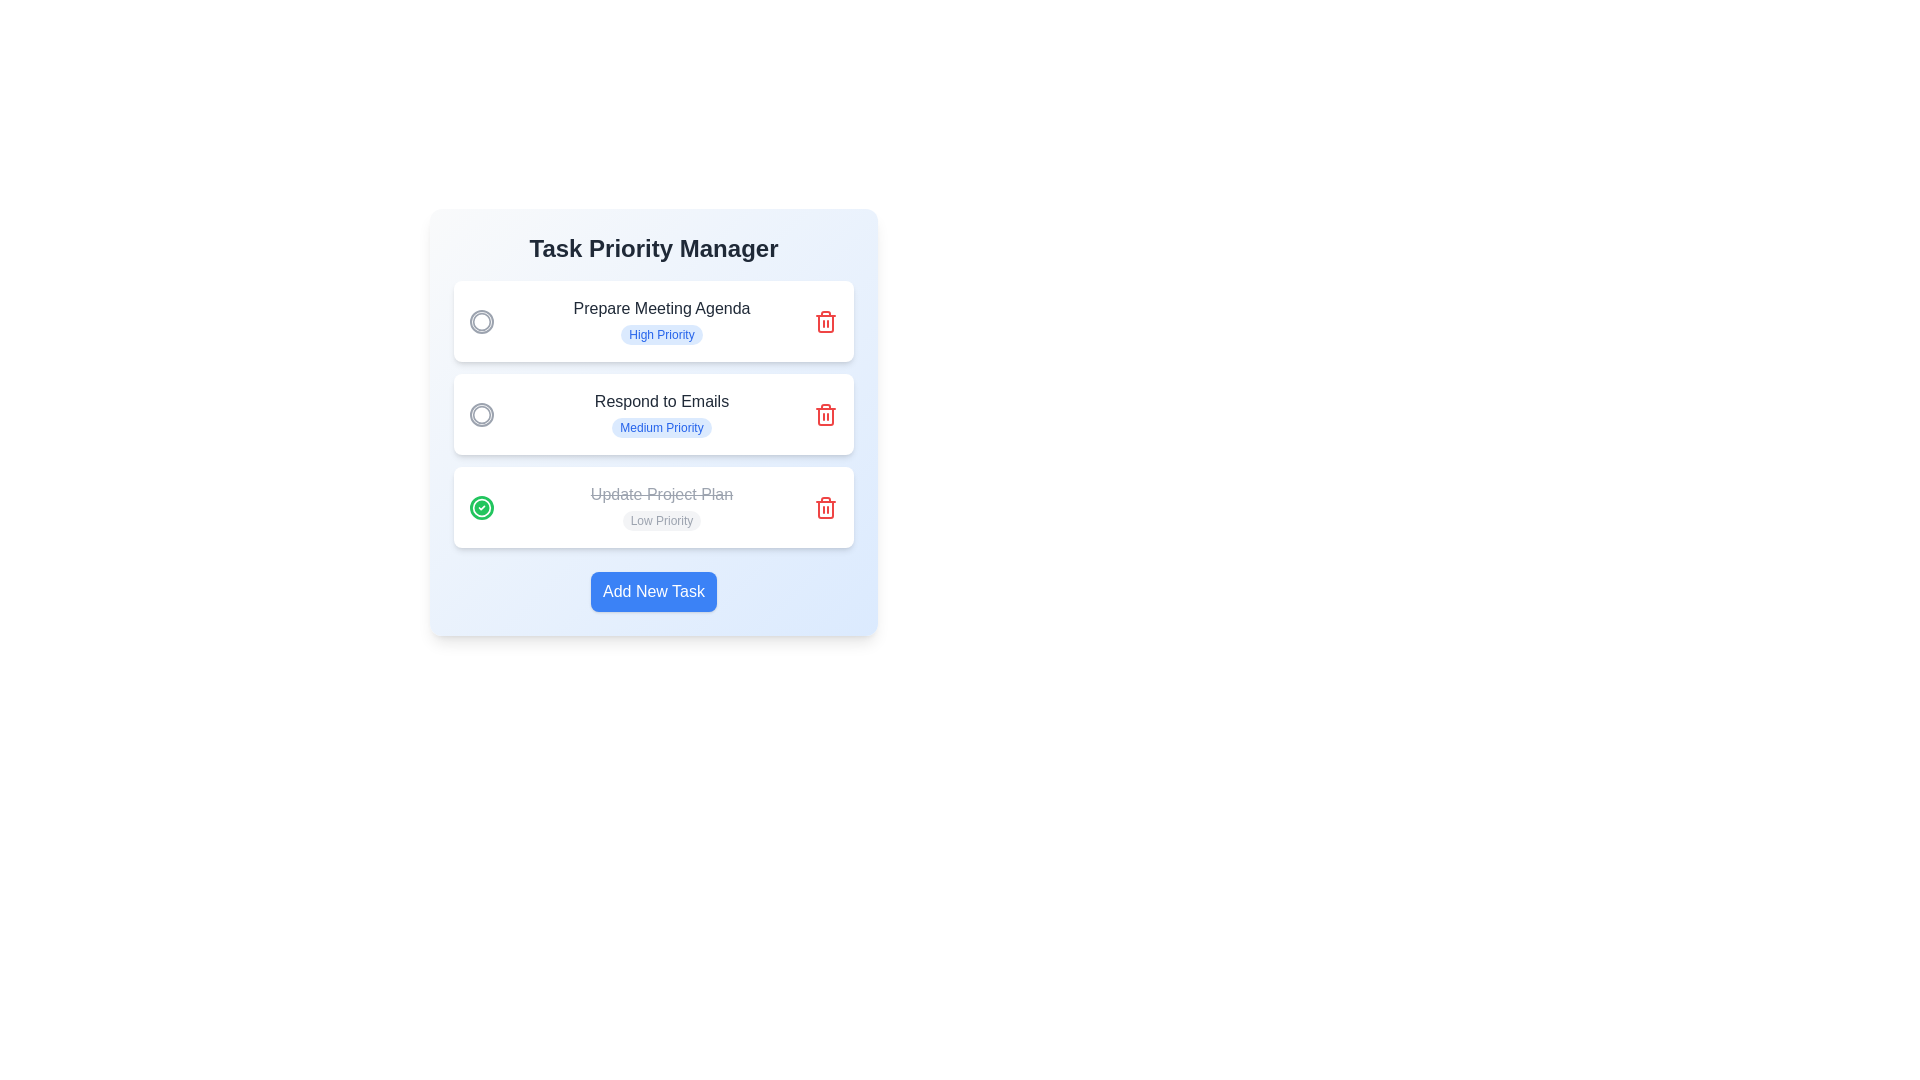  Describe the element at coordinates (662, 413) in the screenshot. I see `the 'Respond to Emails' task item, which has a primary text in dark gray and a secondary text 'Medium Priority' in white on a blue background` at that location.